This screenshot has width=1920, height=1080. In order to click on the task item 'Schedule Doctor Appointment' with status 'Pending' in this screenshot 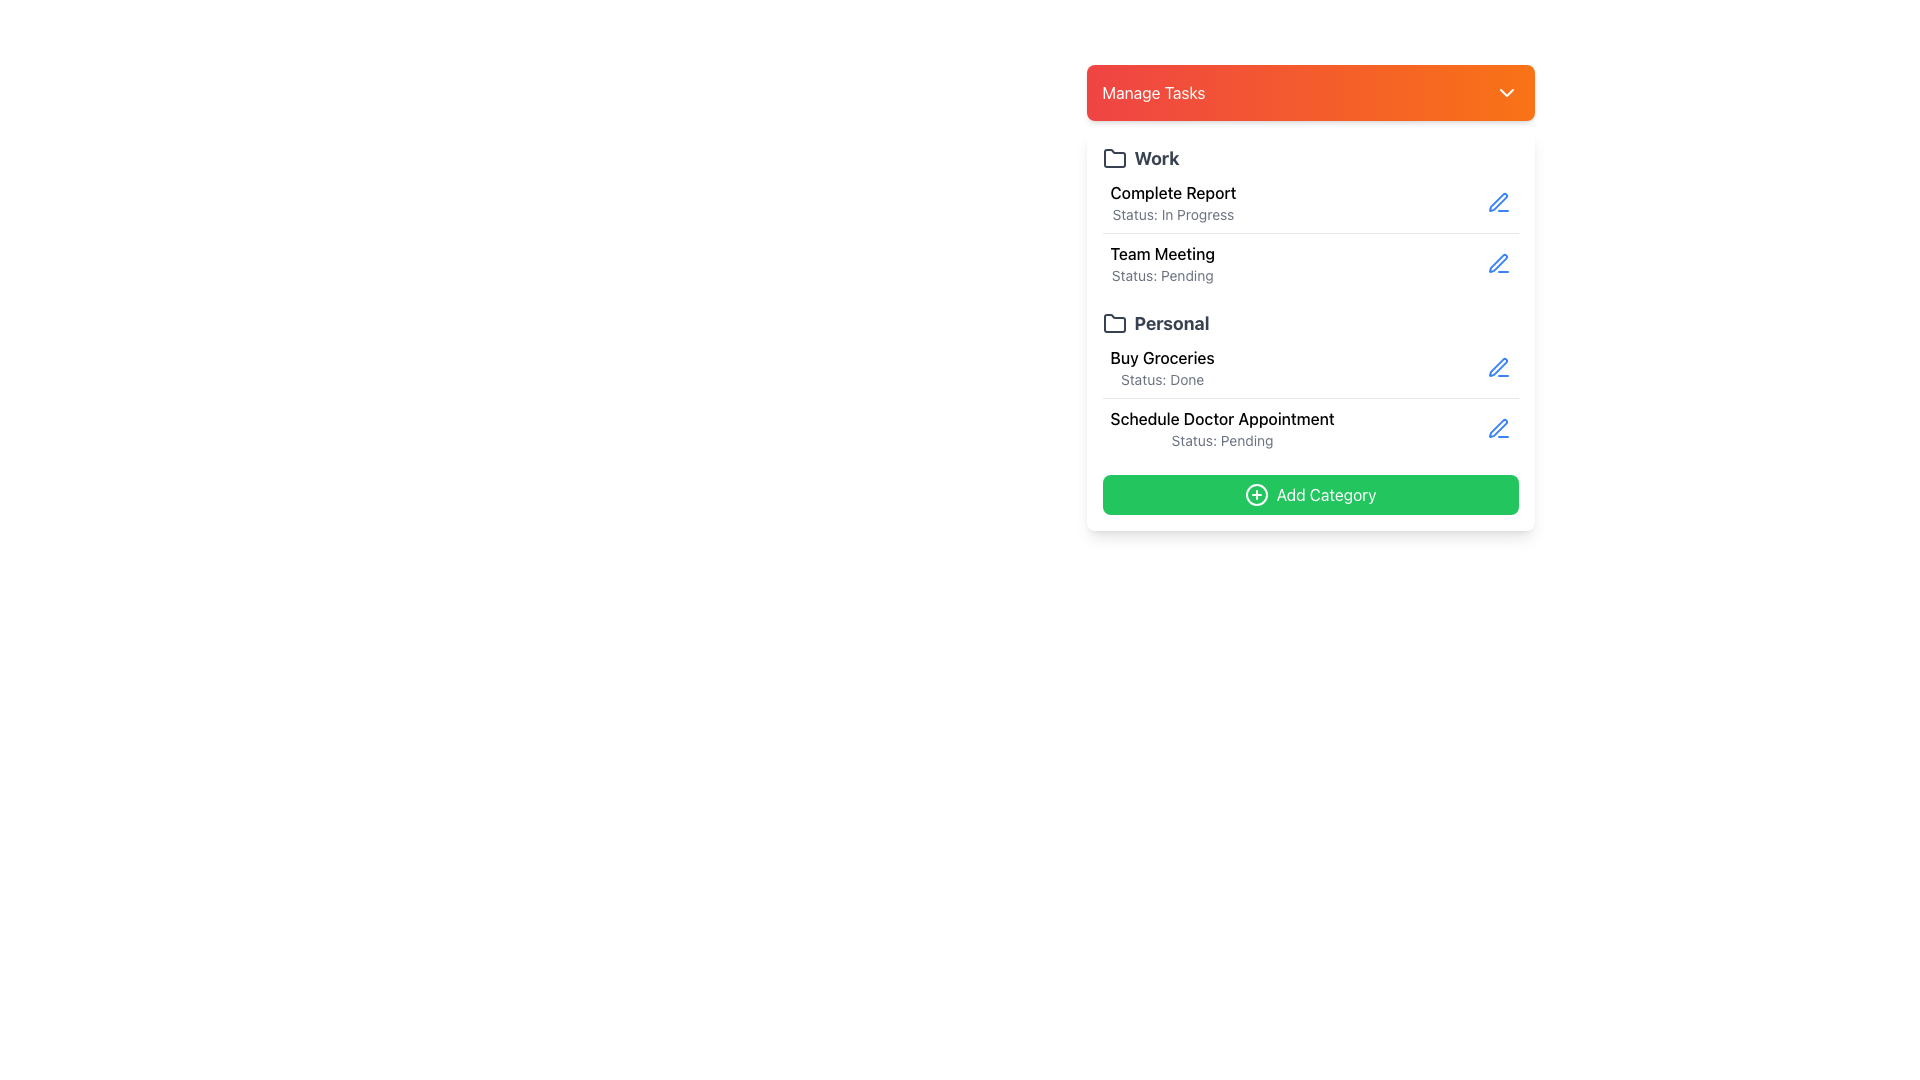, I will do `click(1310, 427)`.